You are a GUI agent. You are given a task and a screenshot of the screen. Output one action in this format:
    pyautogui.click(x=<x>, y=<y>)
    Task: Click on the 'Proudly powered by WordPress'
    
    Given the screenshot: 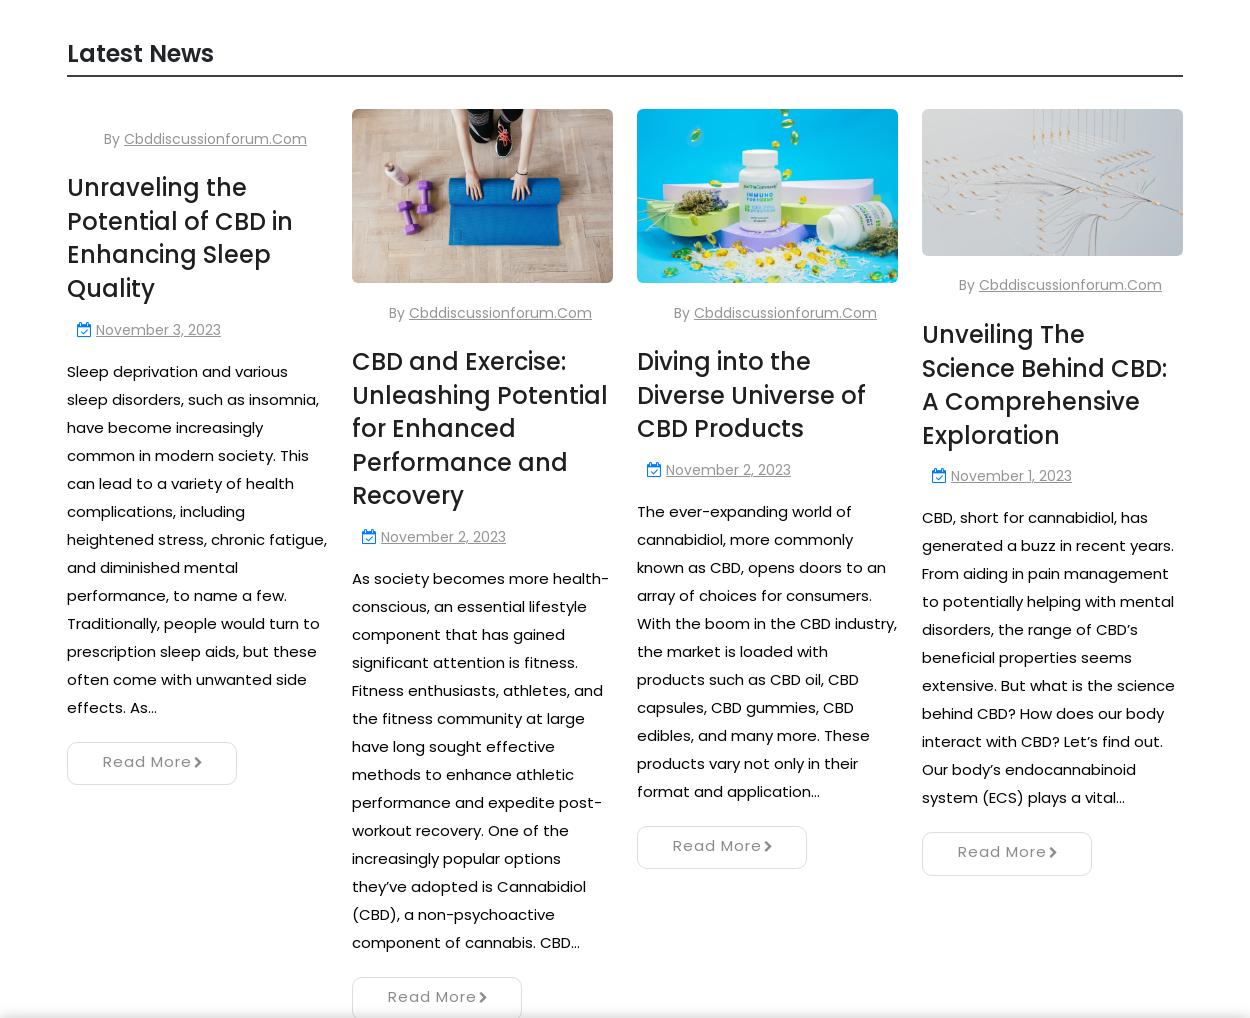 What is the action you would take?
    pyautogui.click(x=623, y=985)
    